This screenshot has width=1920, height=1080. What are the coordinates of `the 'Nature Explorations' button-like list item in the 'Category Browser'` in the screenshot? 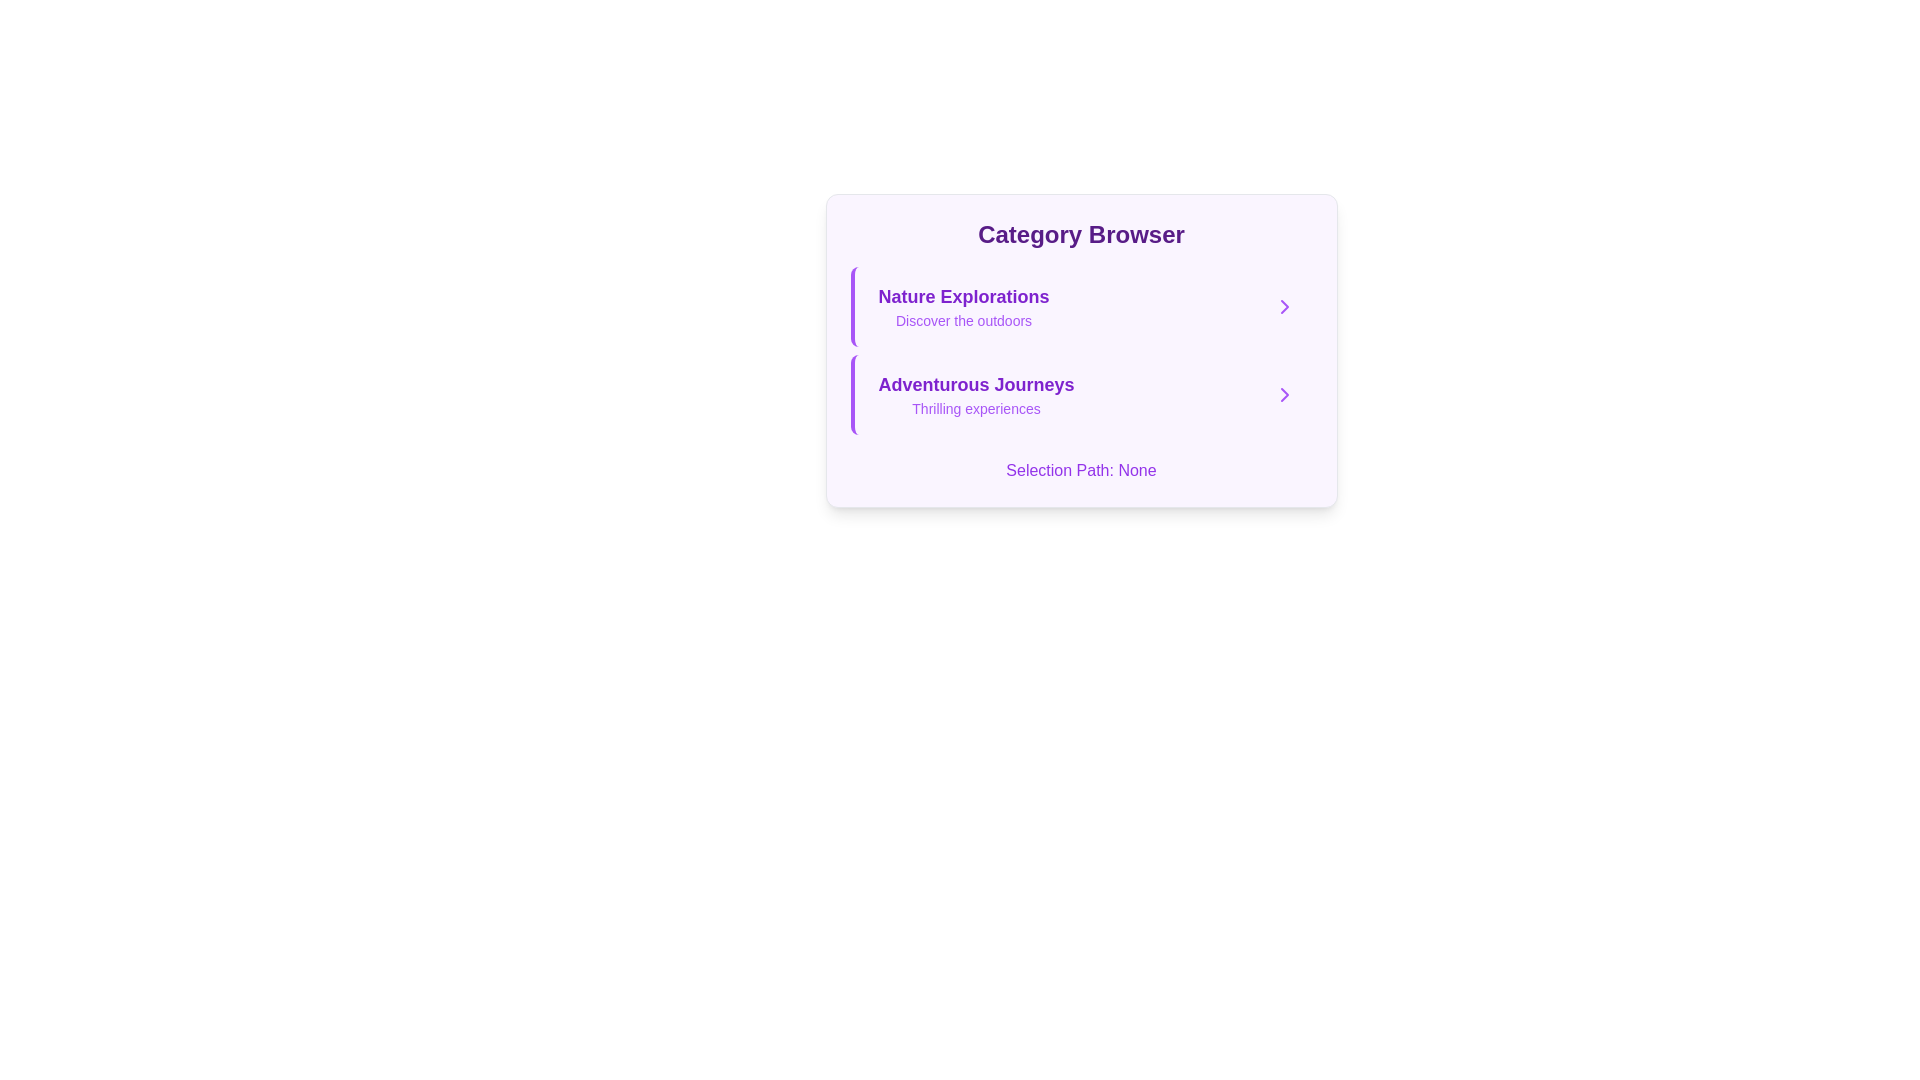 It's located at (1080, 307).